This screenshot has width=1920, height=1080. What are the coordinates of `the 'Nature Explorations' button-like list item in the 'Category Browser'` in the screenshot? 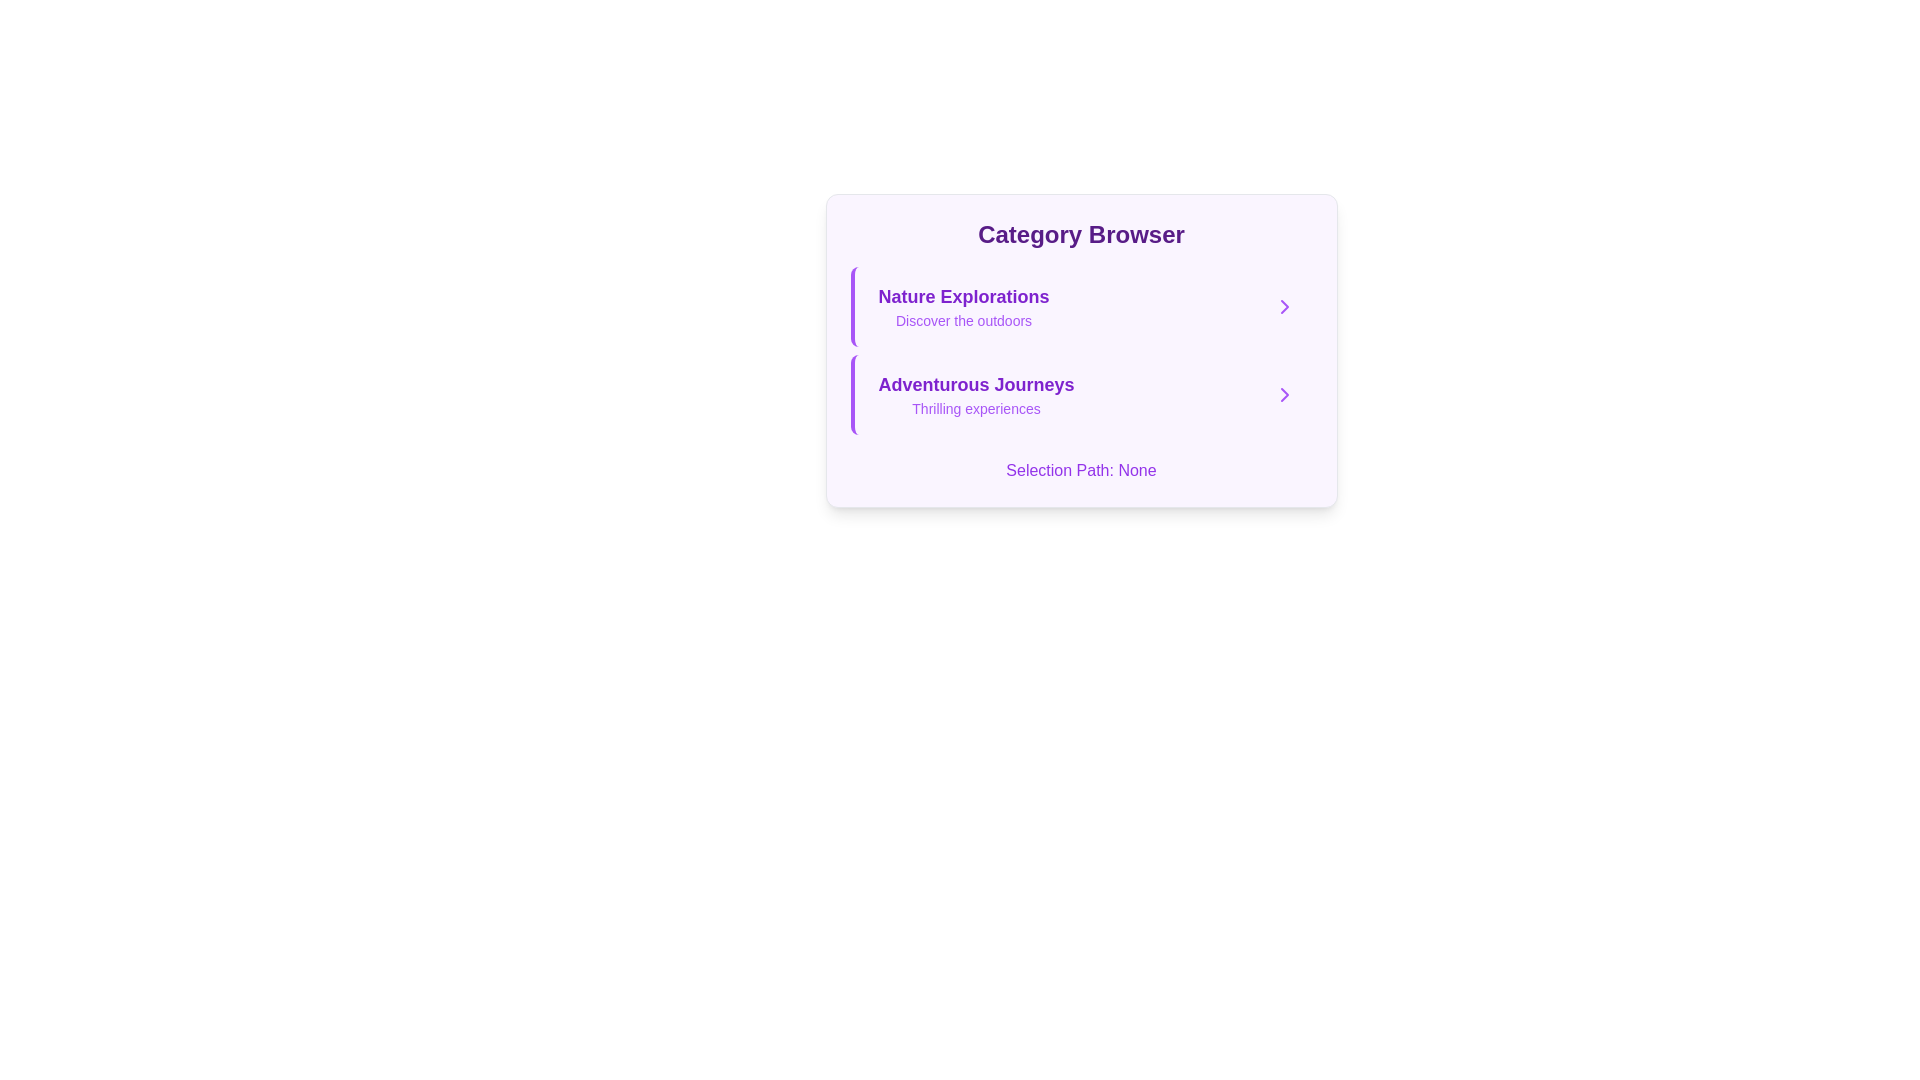 It's located at (1080, 307).